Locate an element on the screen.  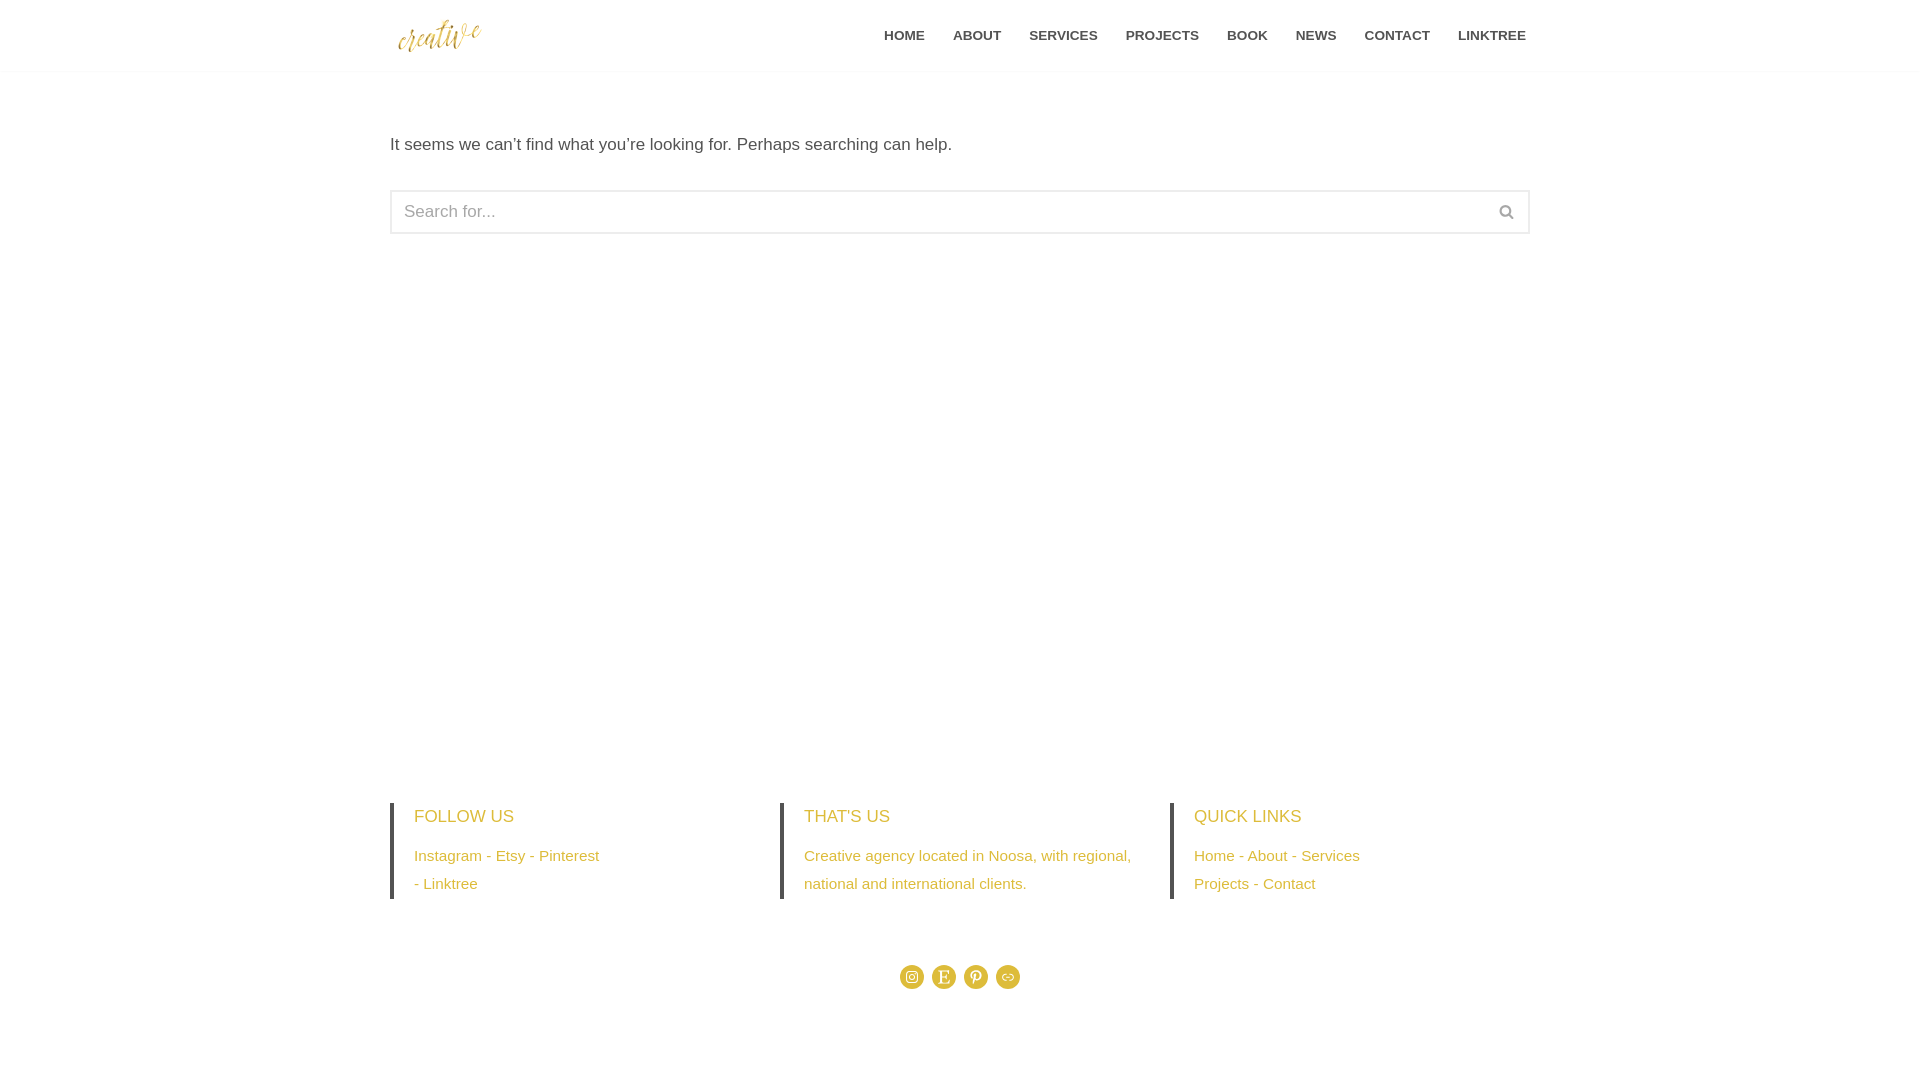
'Neve' is located at coordinates (408, 1051).